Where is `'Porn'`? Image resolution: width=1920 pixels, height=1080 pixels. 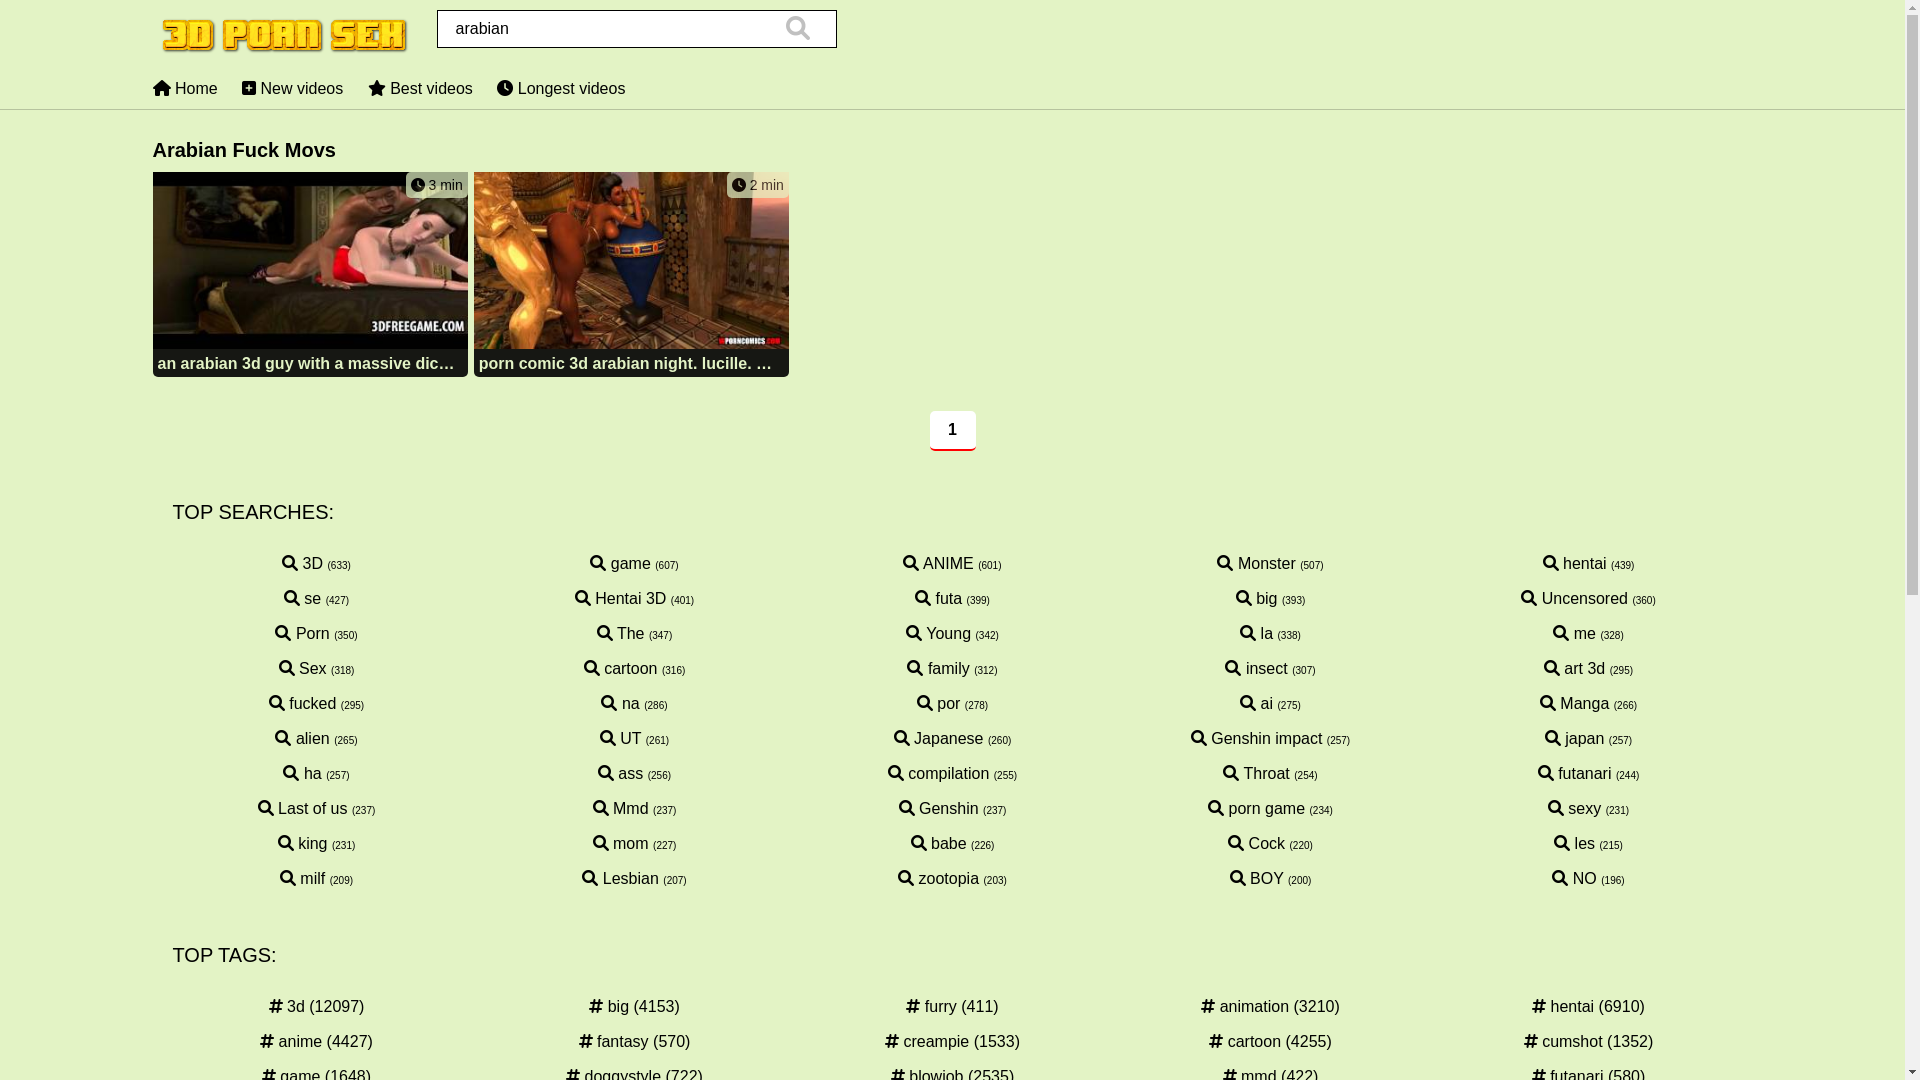 'Porn' is located at coordinates (301, 633).